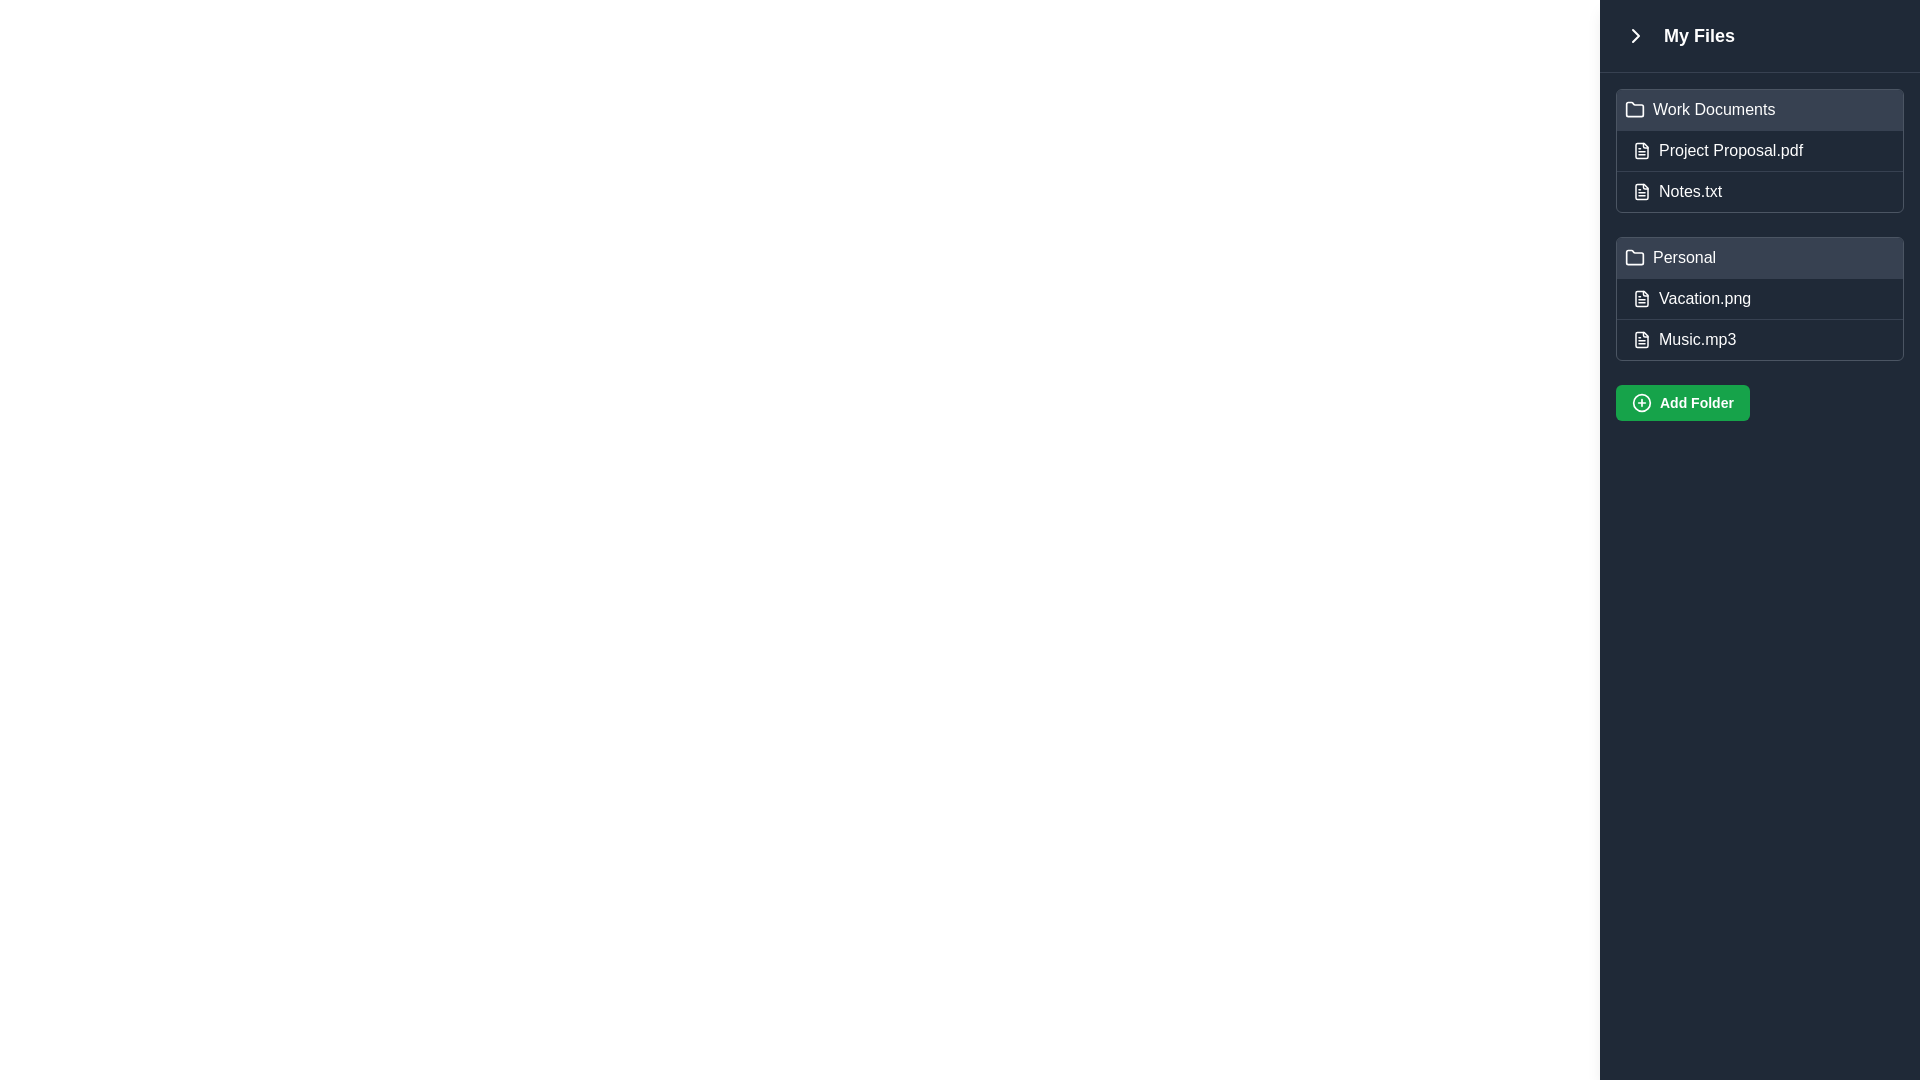 The image size is (1920, 1080). What do you see at coordinates (1713, 110) in the screenshot?
I see `the label for the 'Work Documents' folder` at bounding box center [1713, 110].